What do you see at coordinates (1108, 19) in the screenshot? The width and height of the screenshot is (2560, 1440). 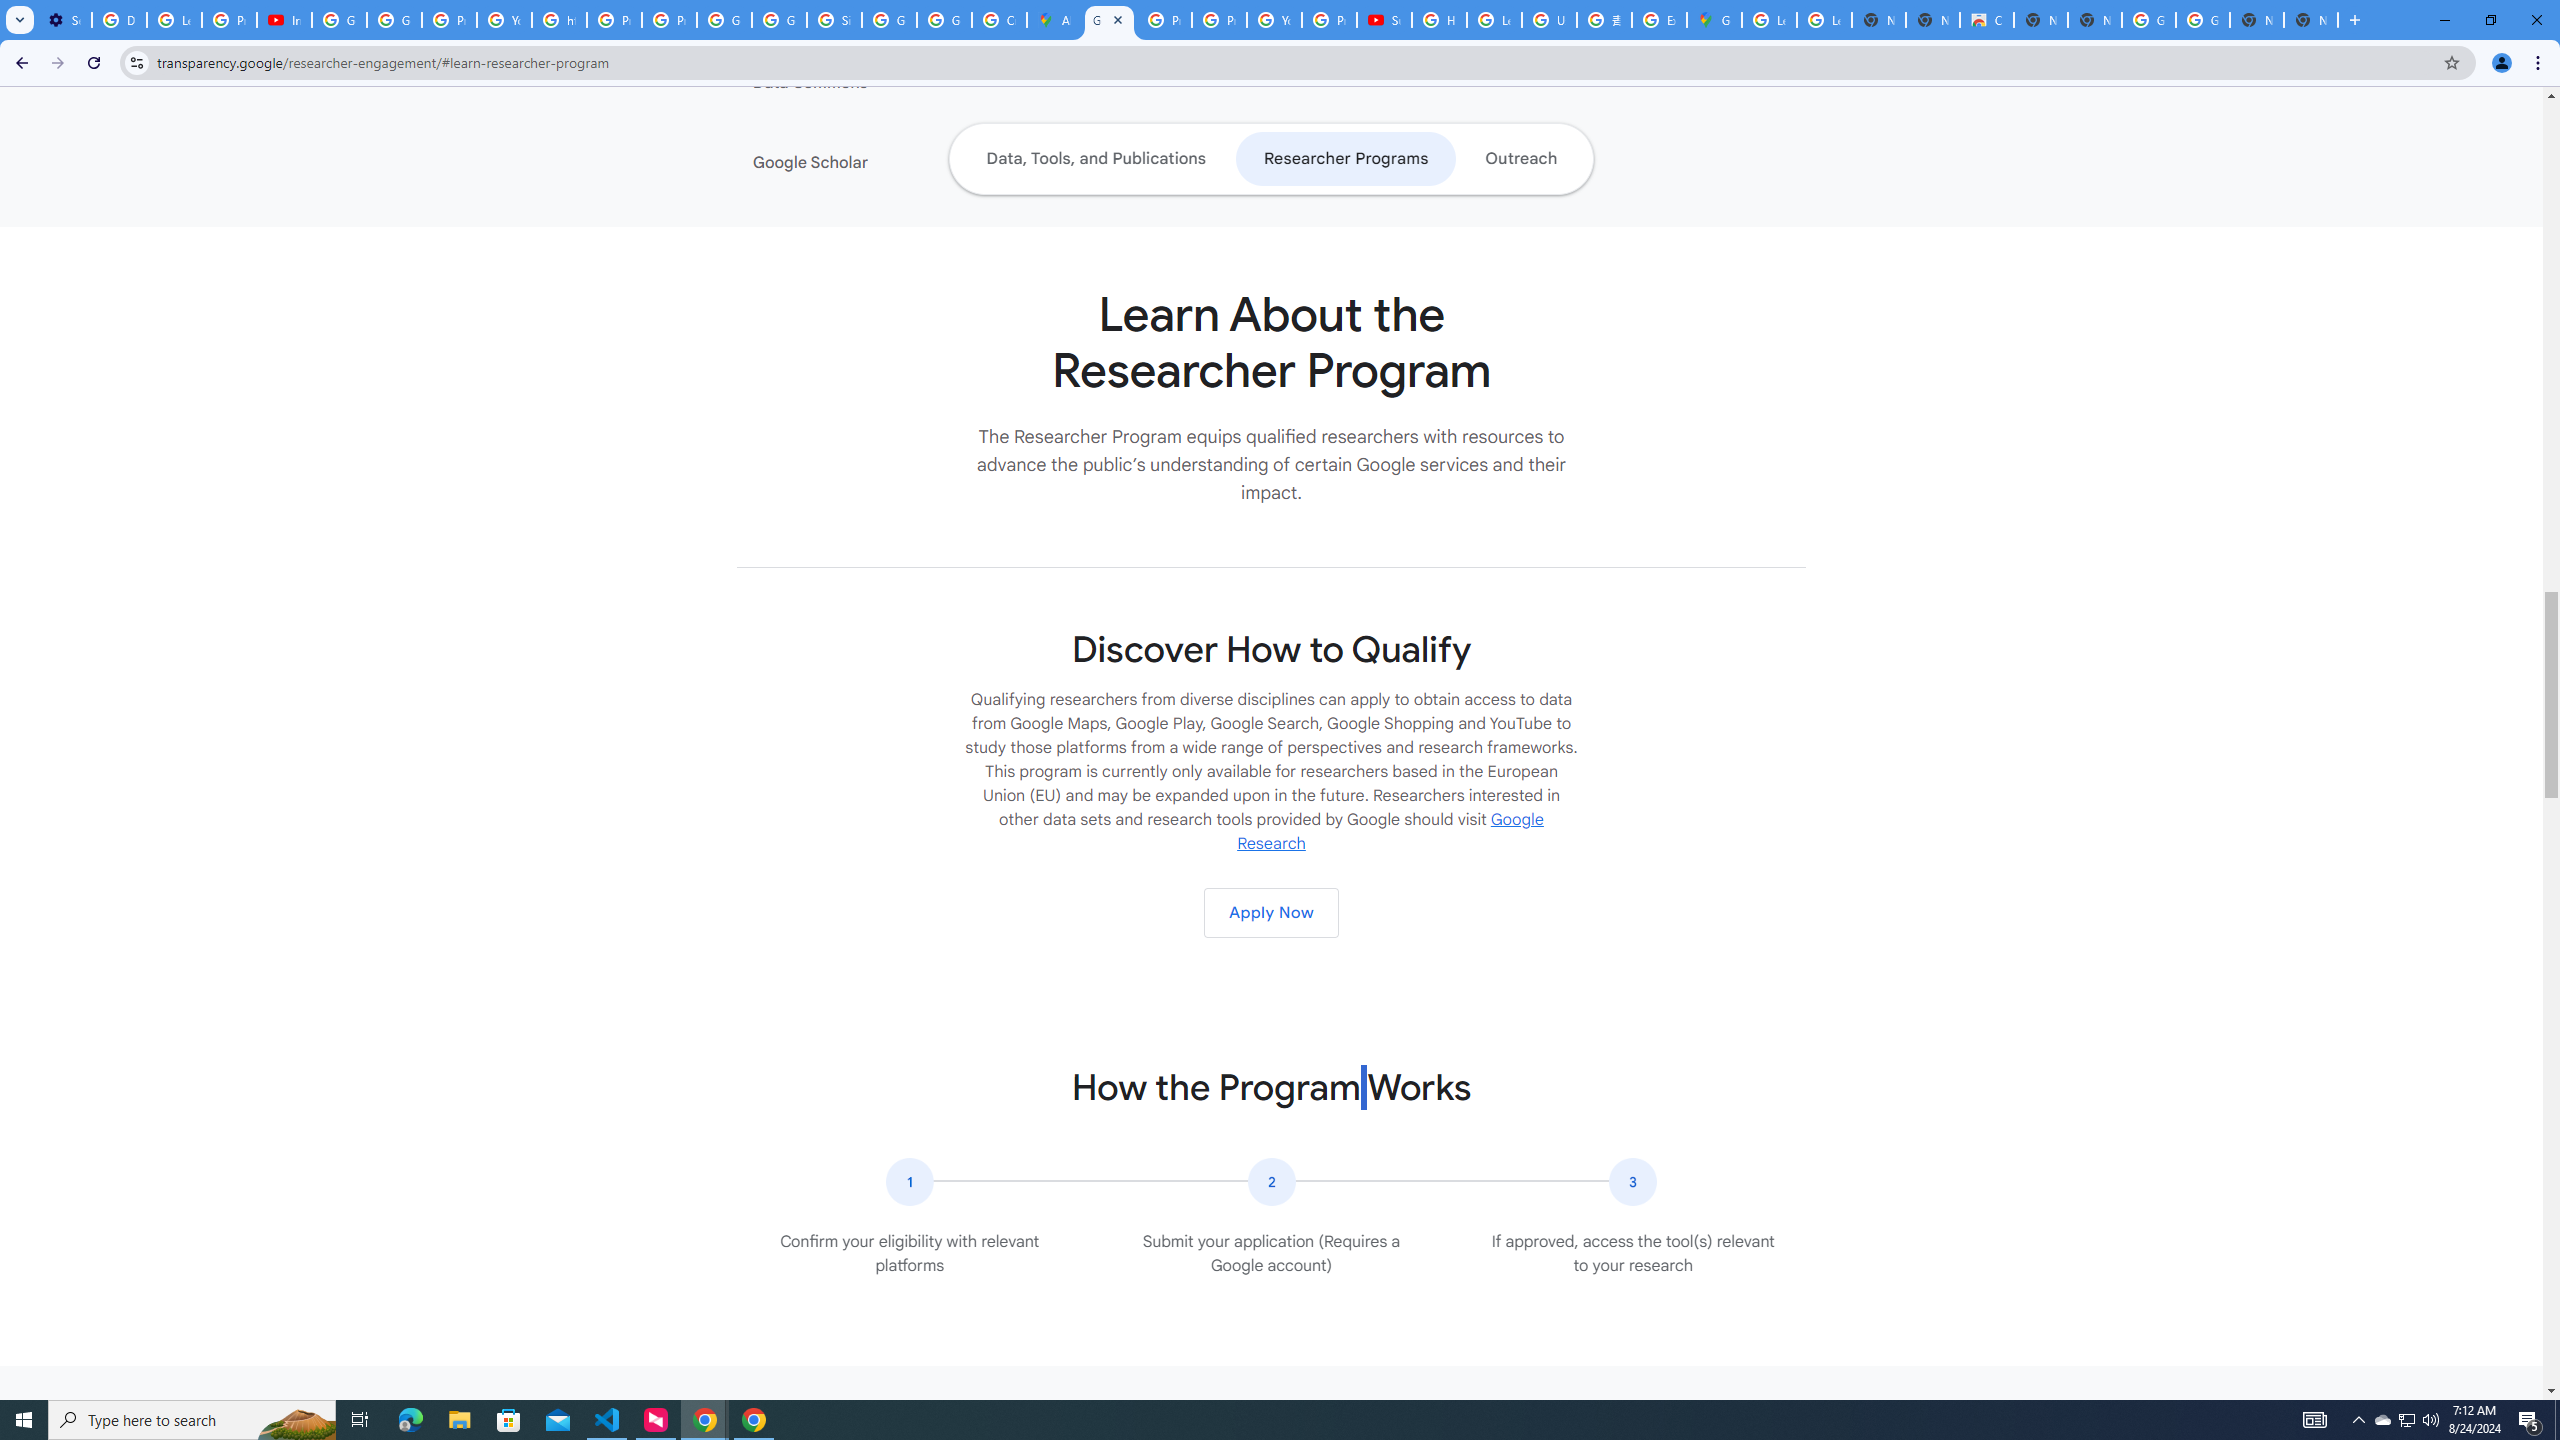 I see `'Google Researcher Engagement - Transparency Center'` at bounding box center [1108, 19].